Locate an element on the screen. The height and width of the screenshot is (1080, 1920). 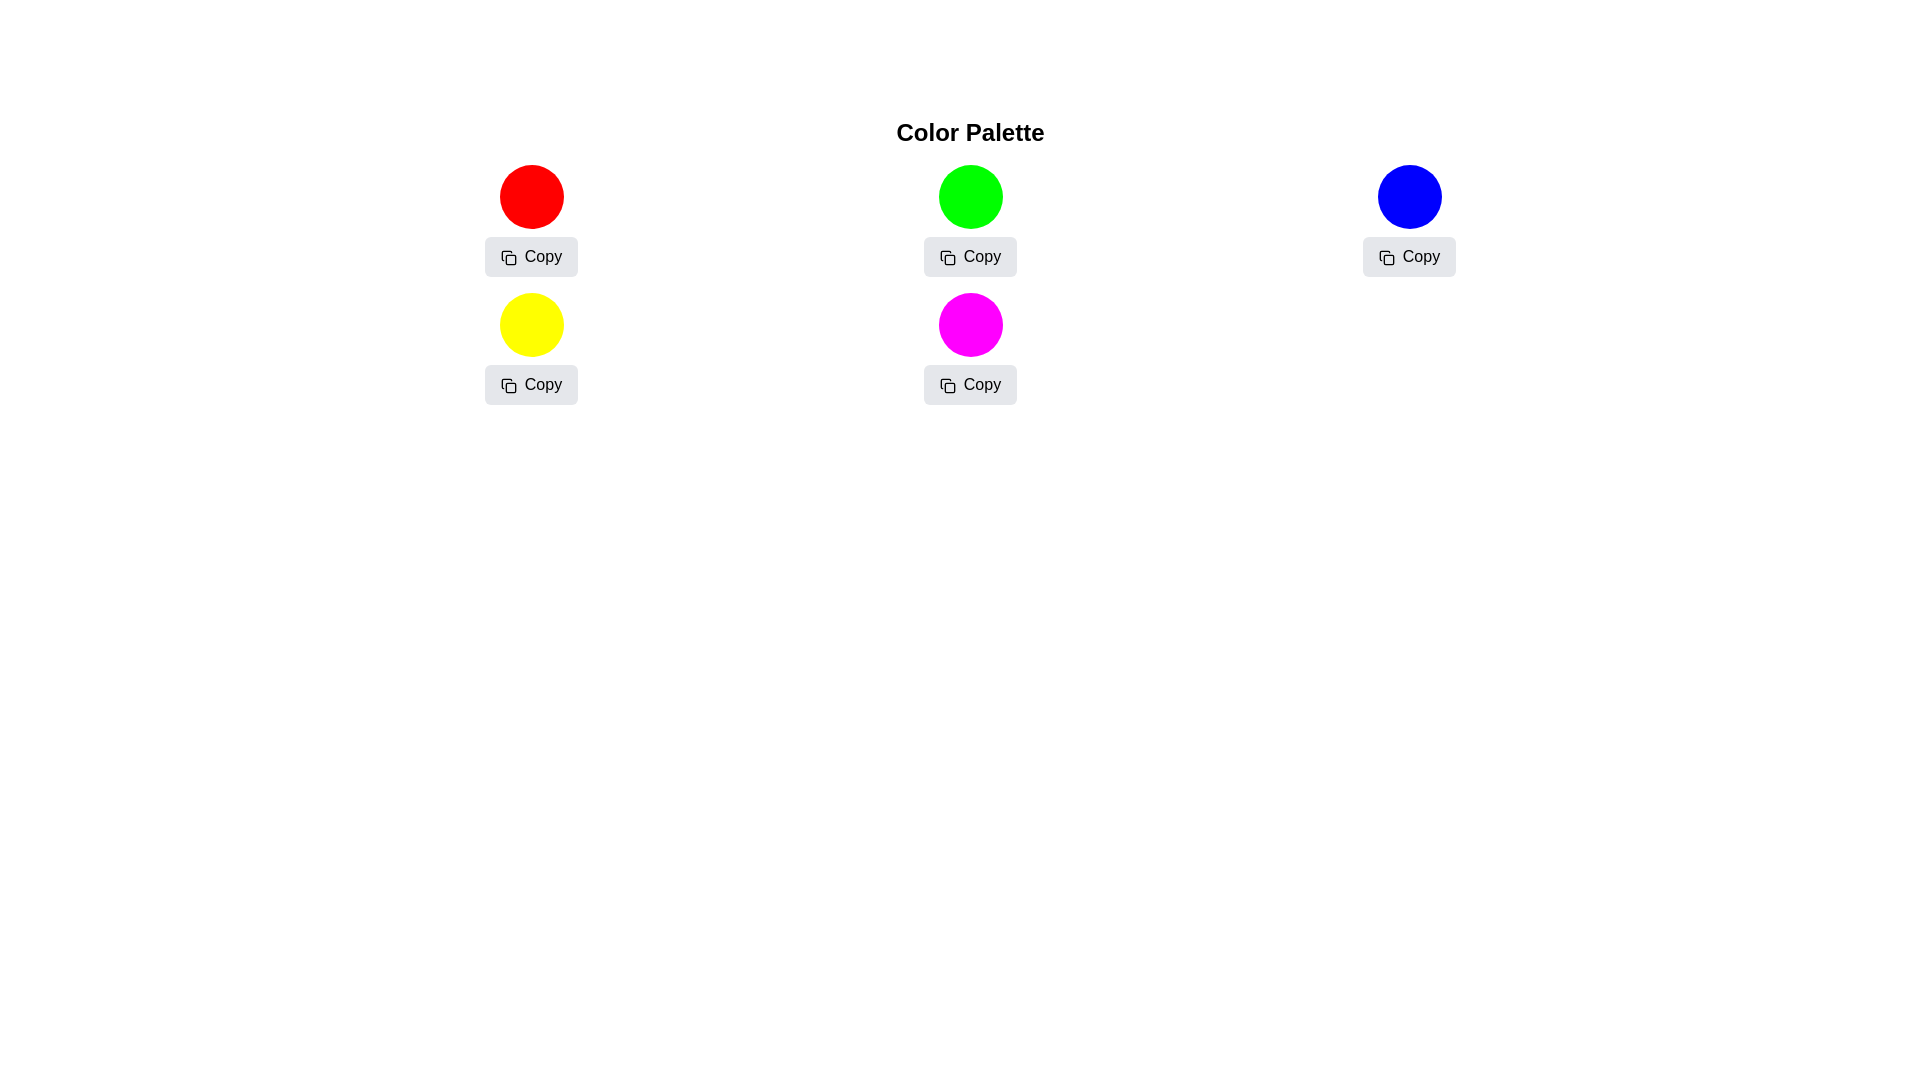
the SVG icon with a copy-symbol design located within the 'Copy' button in the blue section of the layout is located at coordinates (1385, 256).